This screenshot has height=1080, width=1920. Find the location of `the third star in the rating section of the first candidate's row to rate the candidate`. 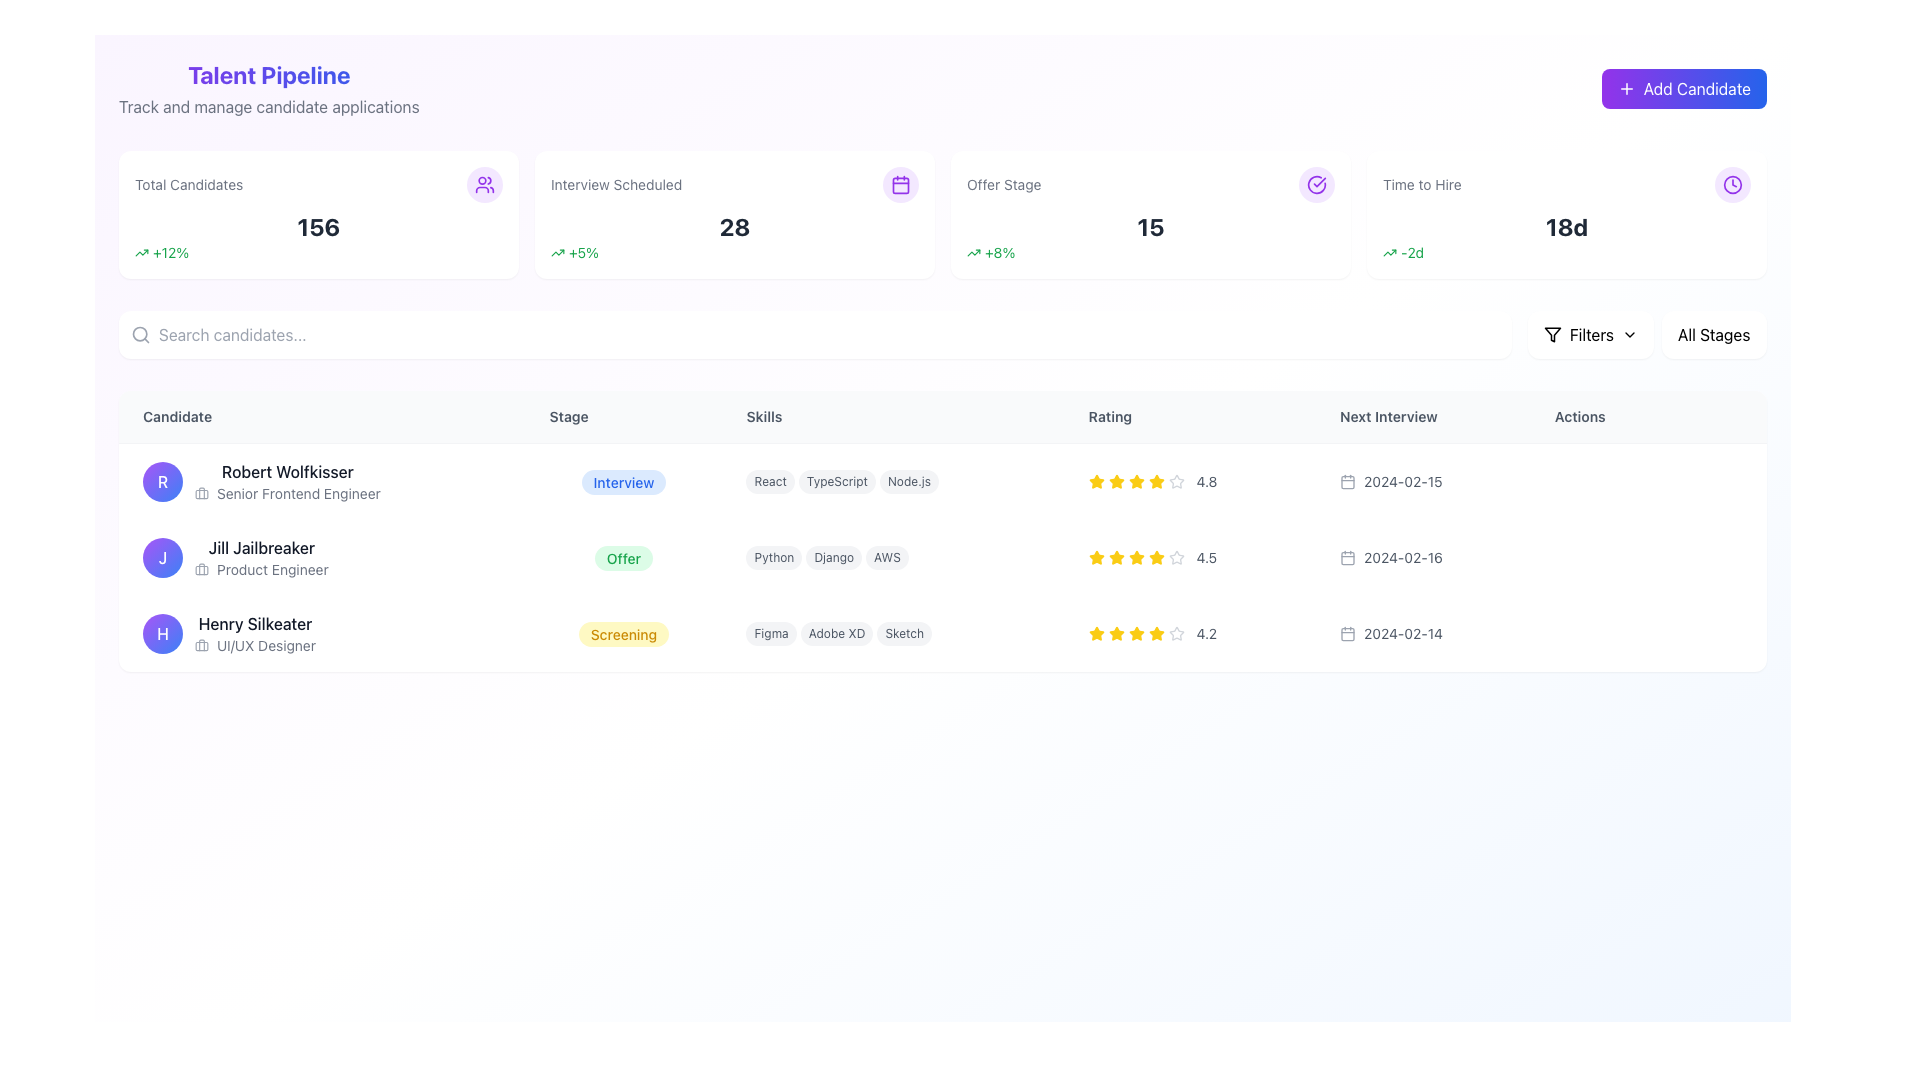

the third star in the rating section of the first candidate's row to rate the candidate is located at coordinates (1095, 481).